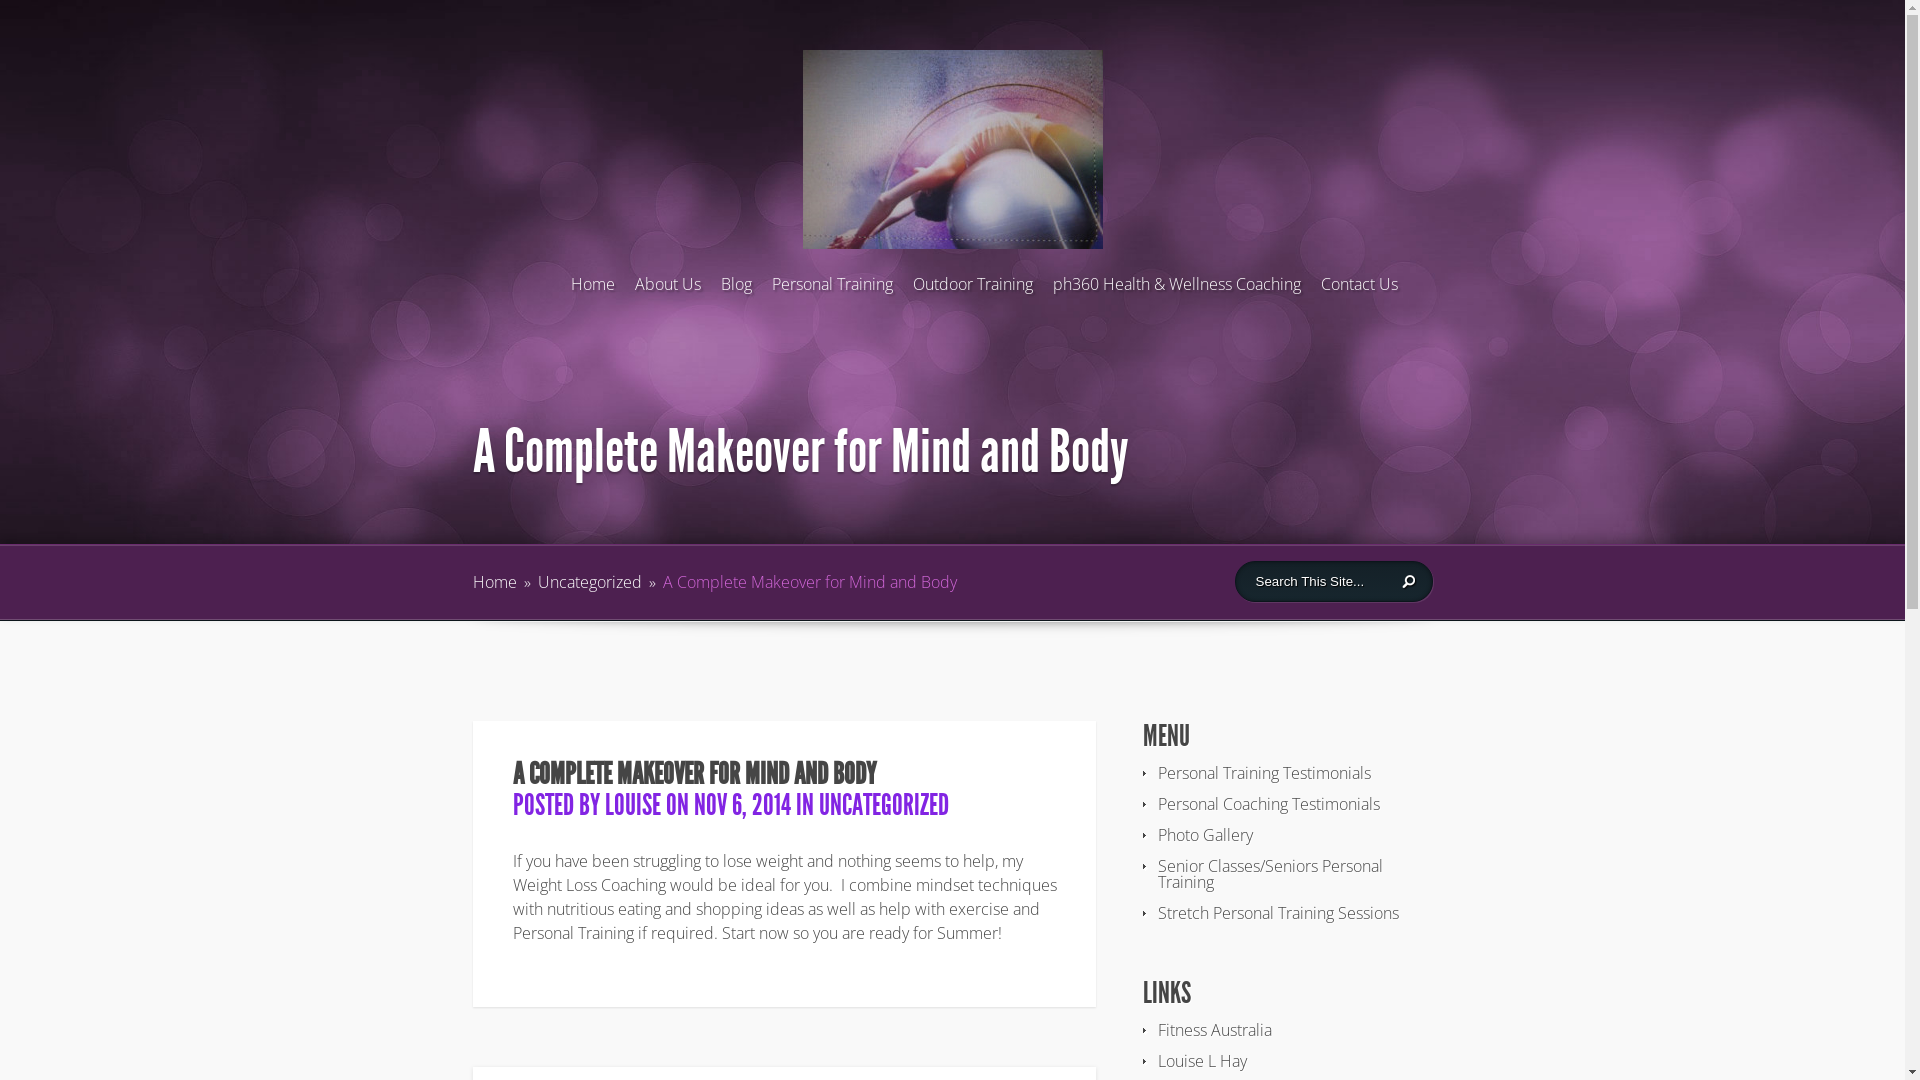 This screenshot has width=1920, height=1080. What do you see at coordinates (1157, 834) in the screenshot?
I see `'Photo Gallery'` at bounding box center [1157, 834].